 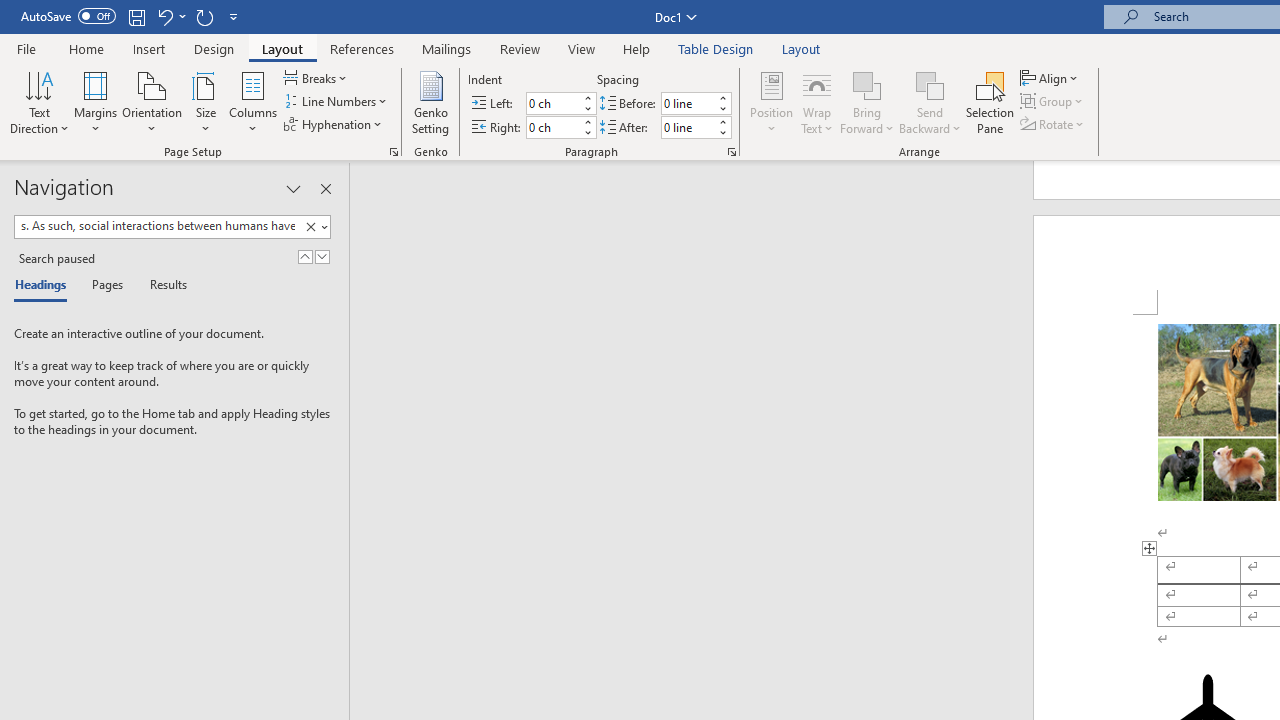 I want to click on 'Text Direction', so click(x=39, y=103).